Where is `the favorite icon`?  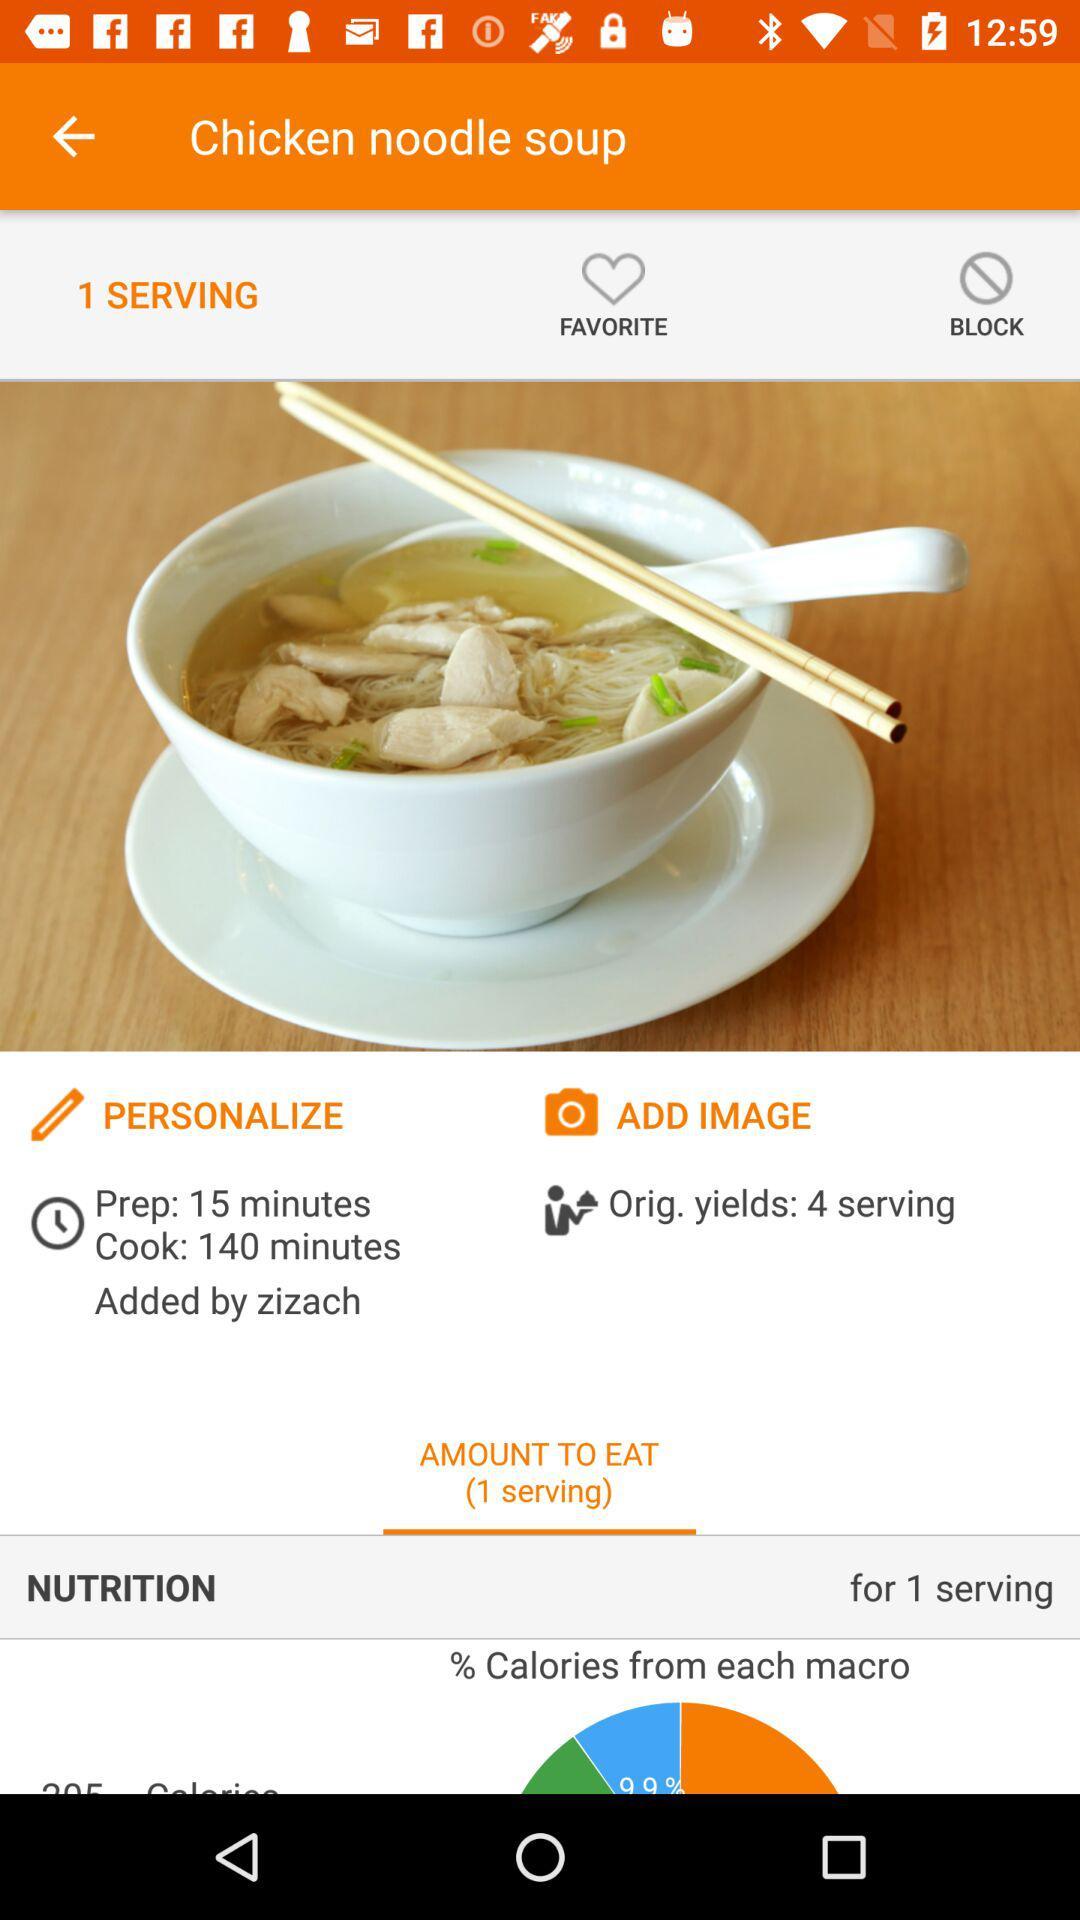
the favorite icon is located at coordinates (612, 293).